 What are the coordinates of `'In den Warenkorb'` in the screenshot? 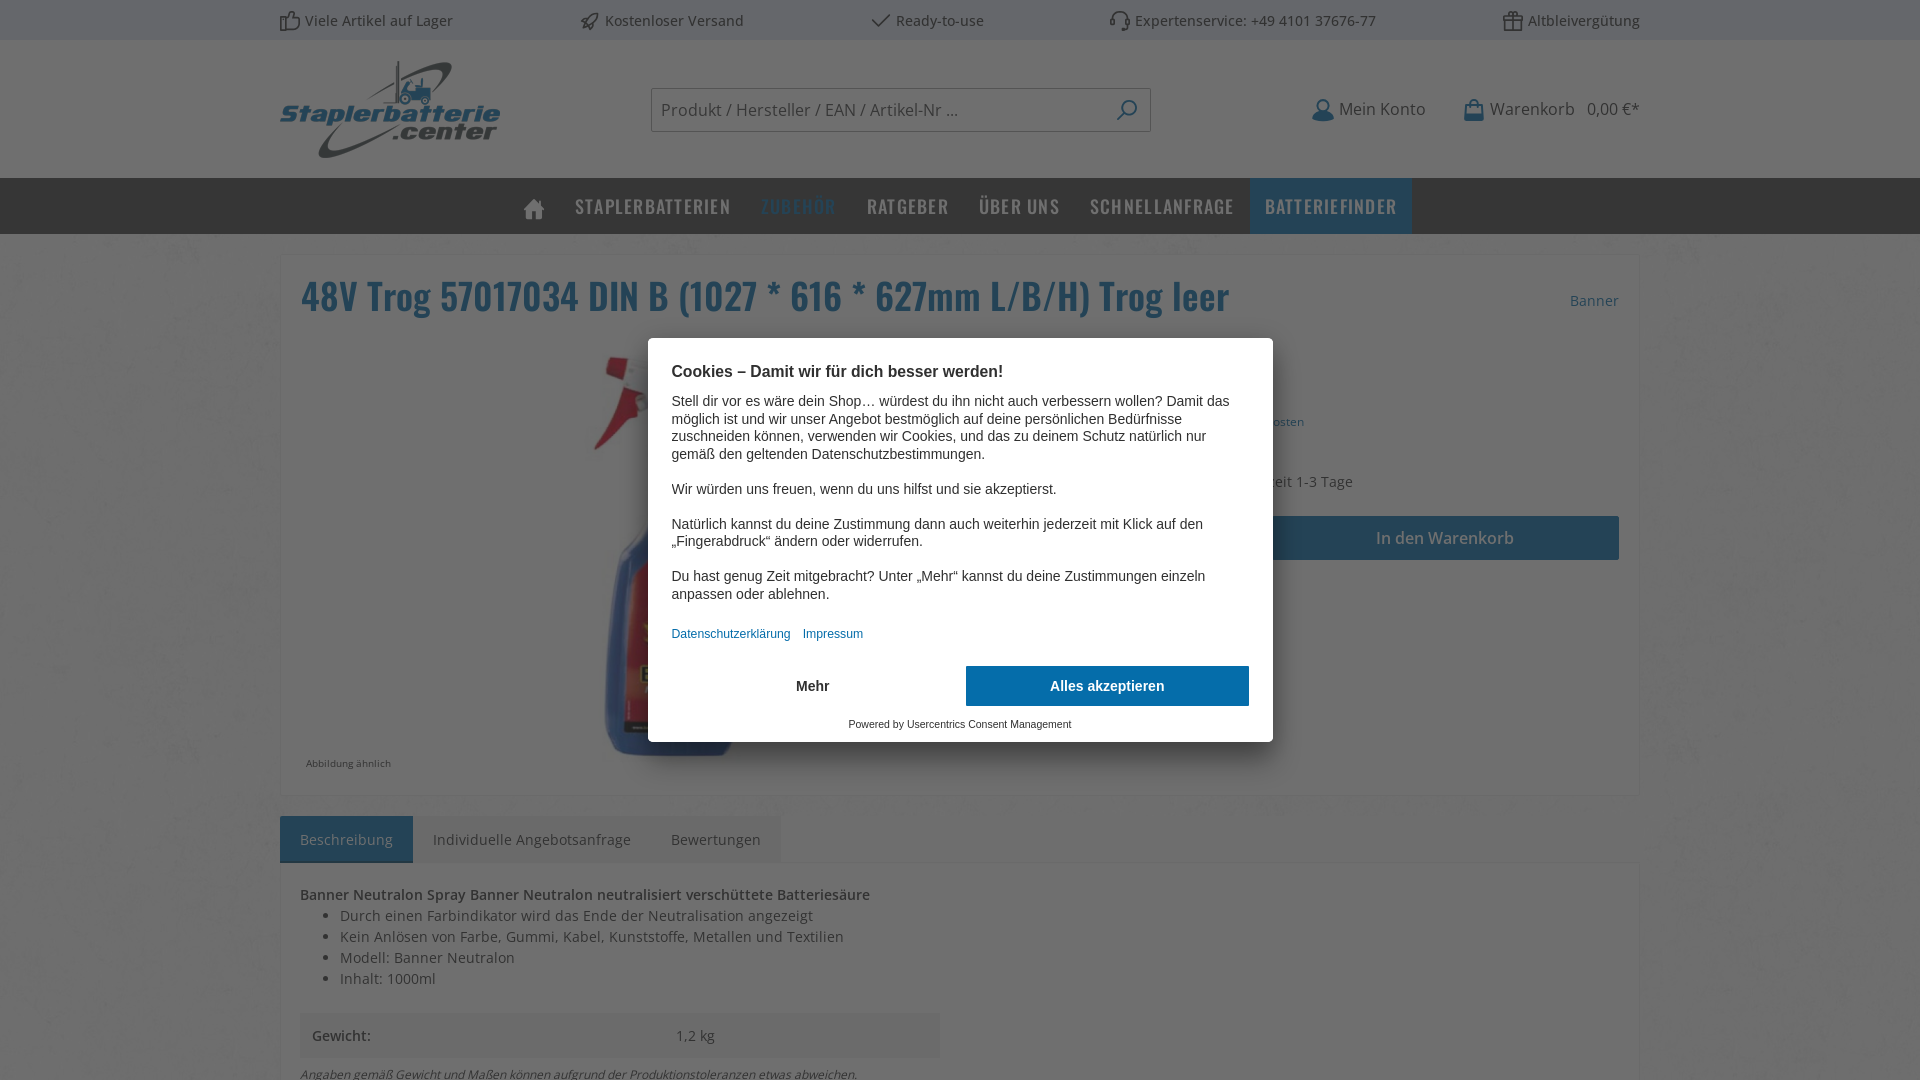 It's located at (1445, 536).